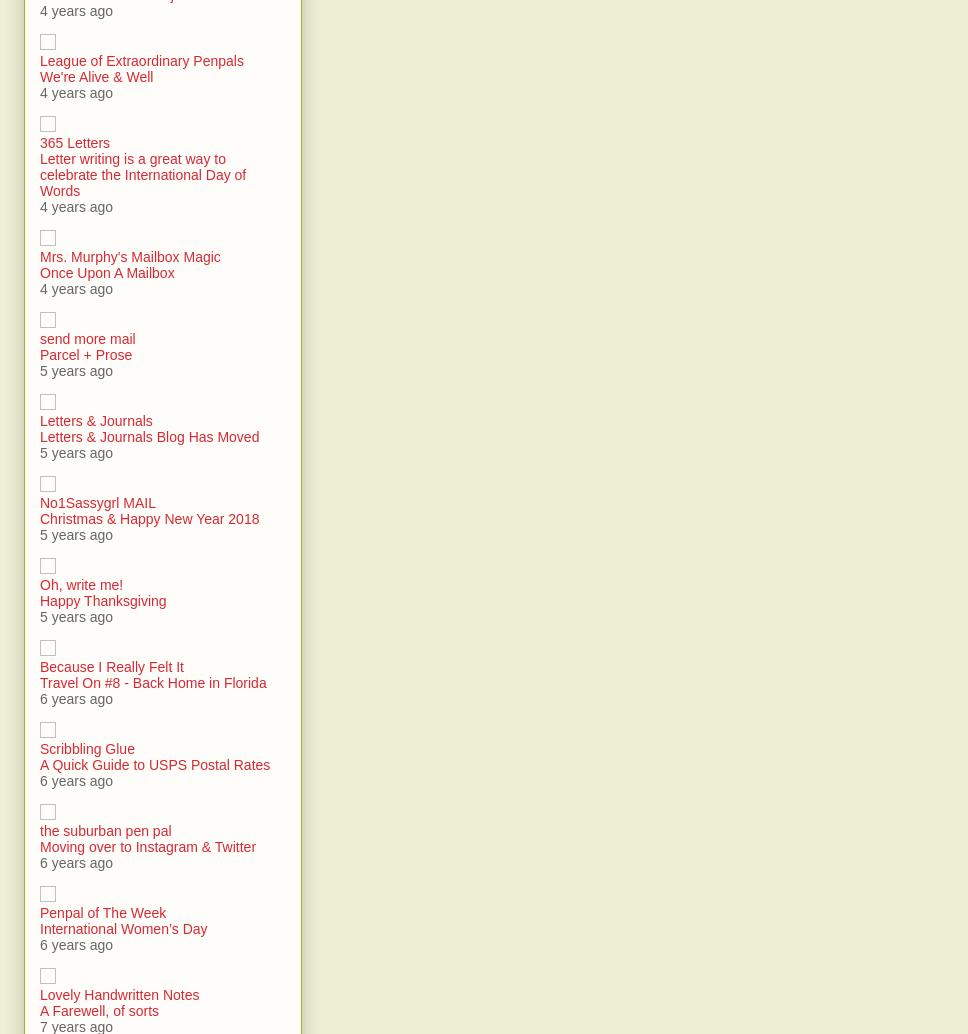 This screenshot has height=1034, width=968. Describe the element at coordinates (153, 764) in the screenshot. I see `'A Quick Guide to USPS Postal Rates'` at that location.